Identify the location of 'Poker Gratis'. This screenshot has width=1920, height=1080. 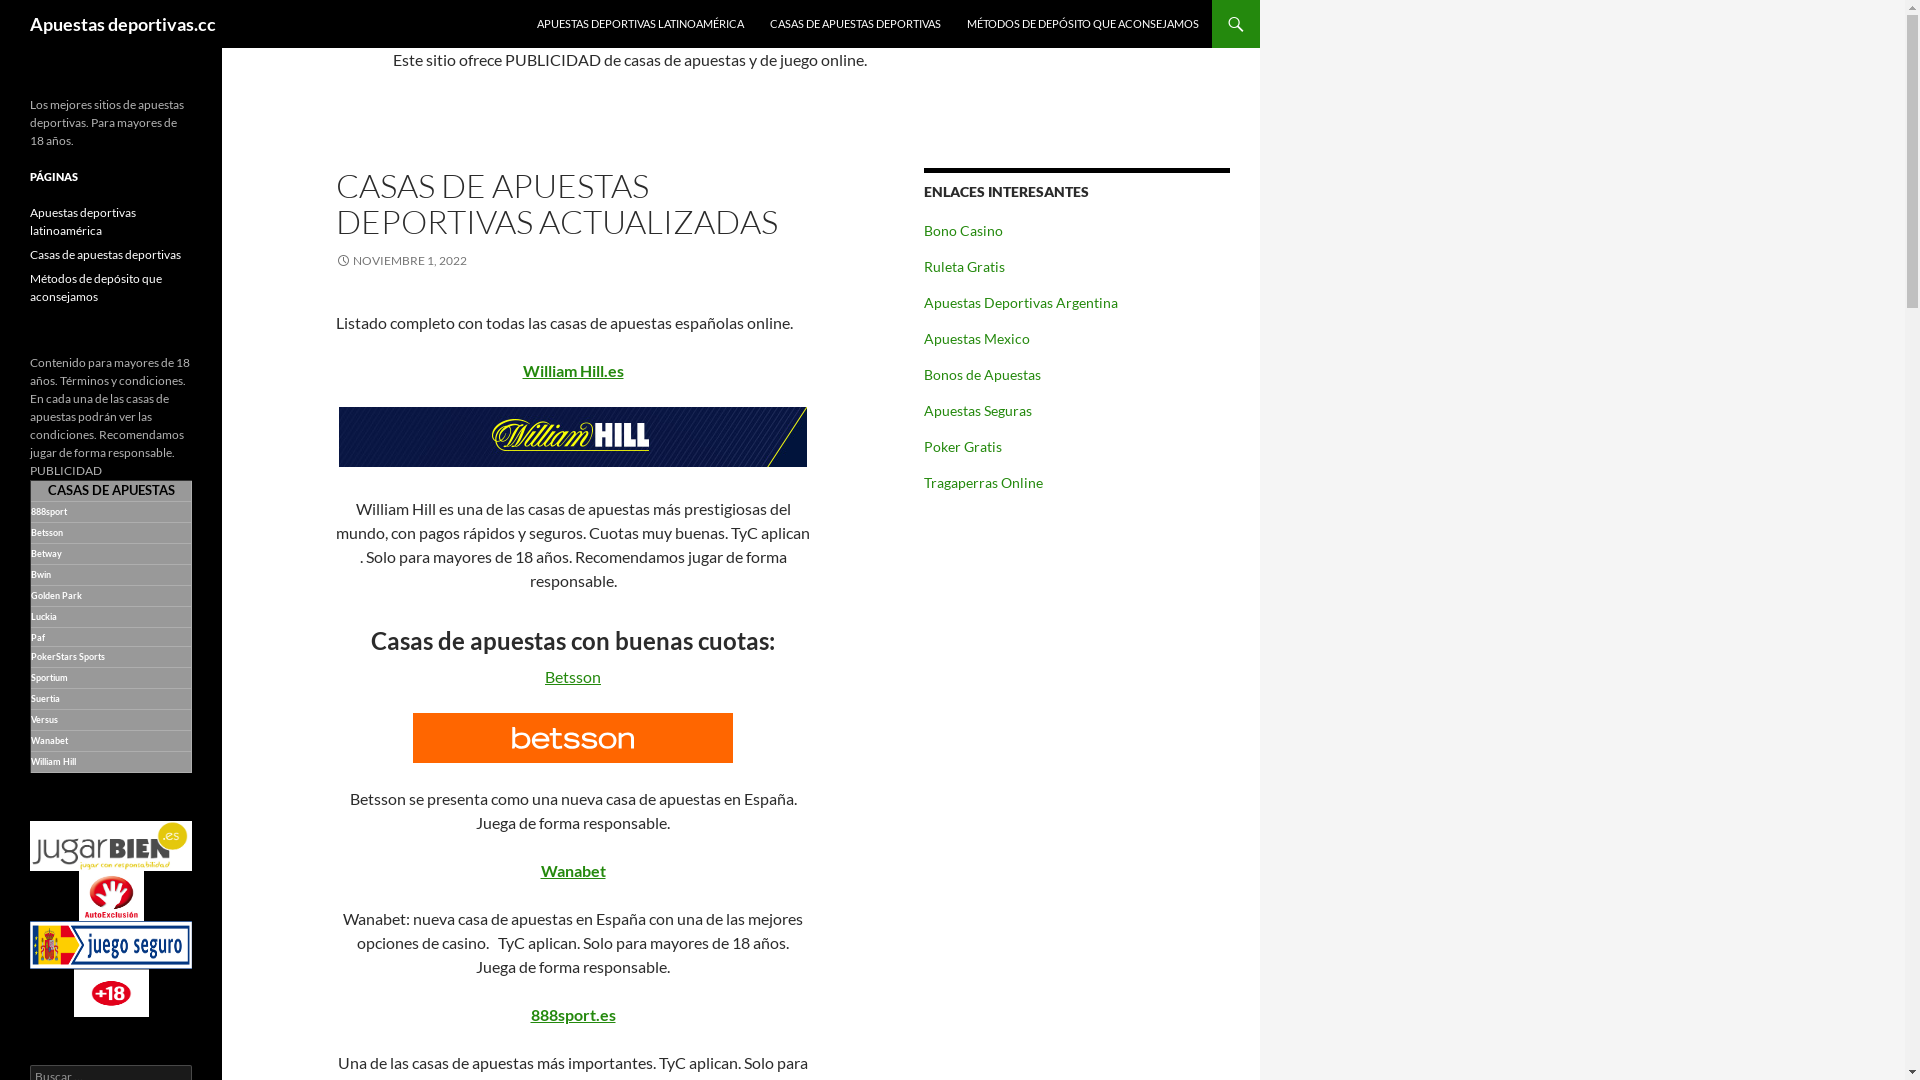
(923, 445).